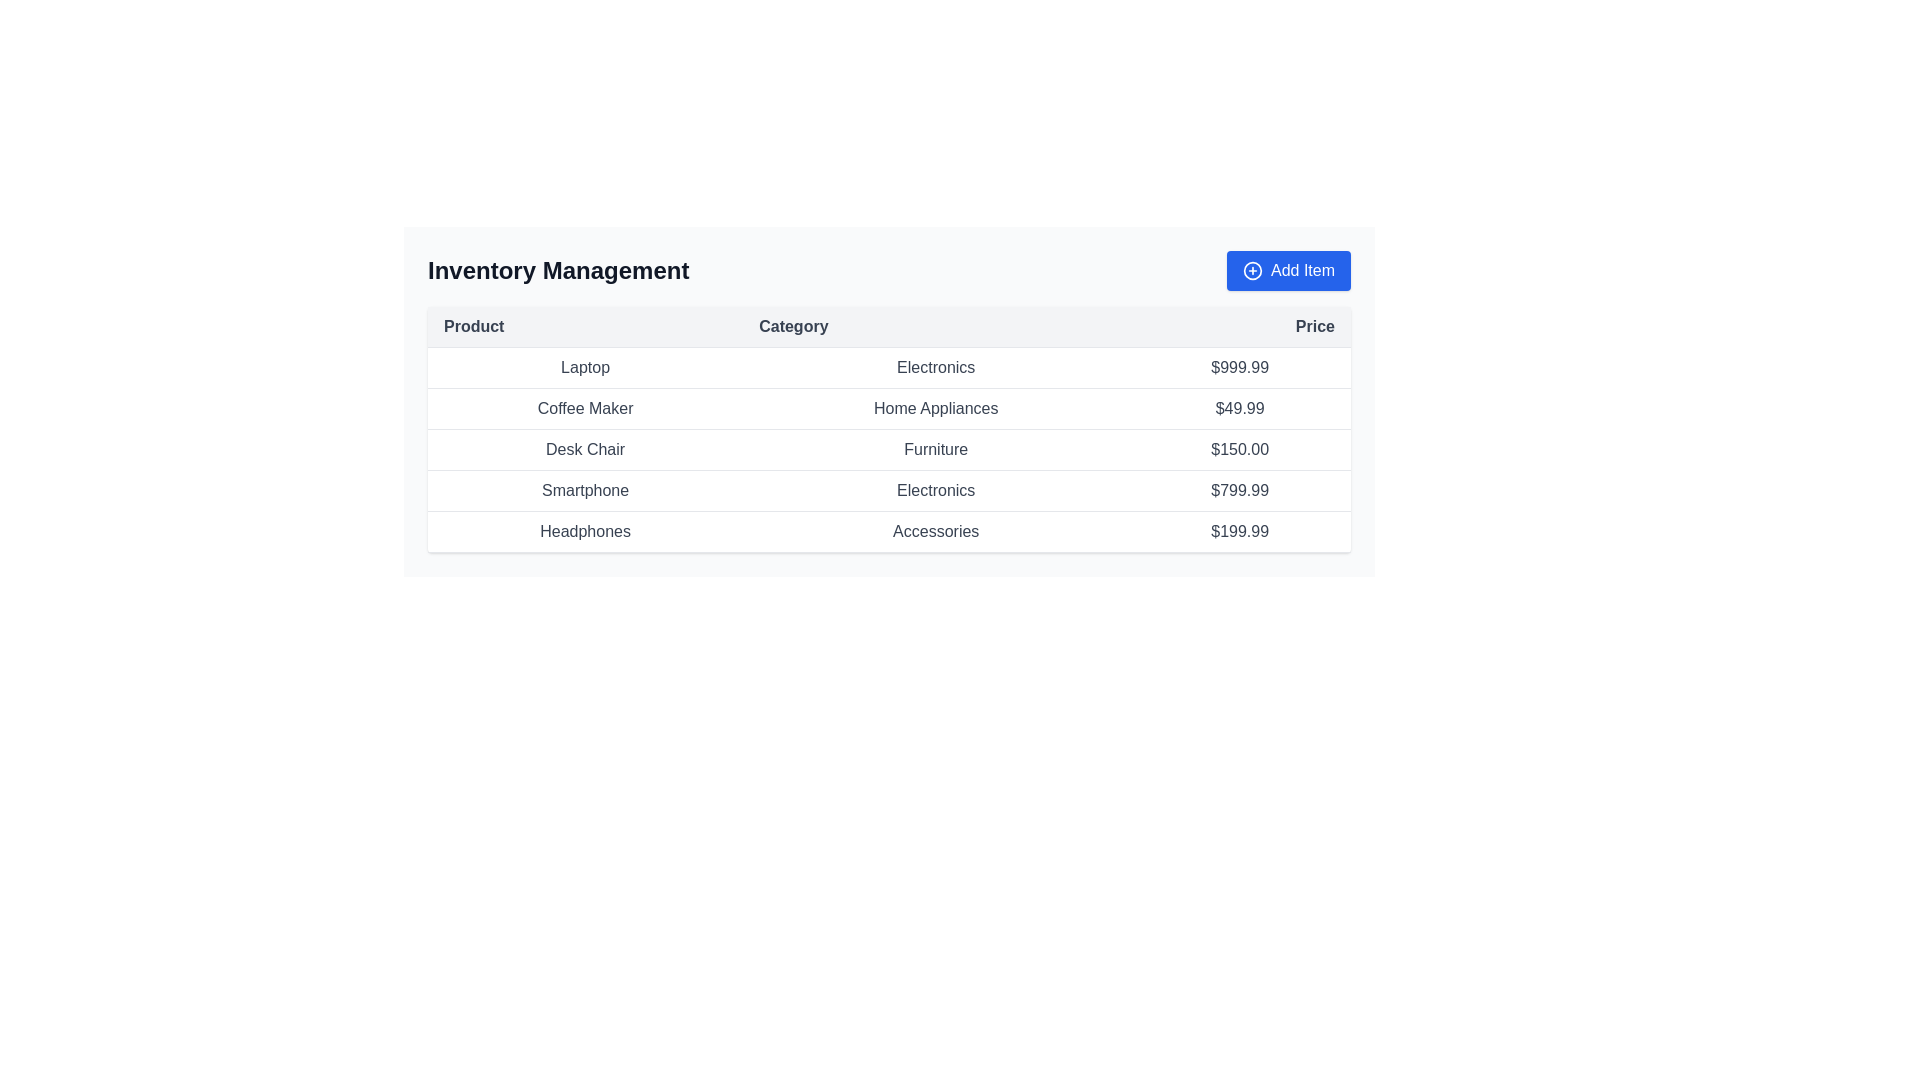 The image size is (1920, 1080). Describe the element at coordinates (888, 407) in the screenshot. I see `text from the second row of the table which contains 'Coffee Maker', 'Home Appliances', and '$49.99'` at that location.